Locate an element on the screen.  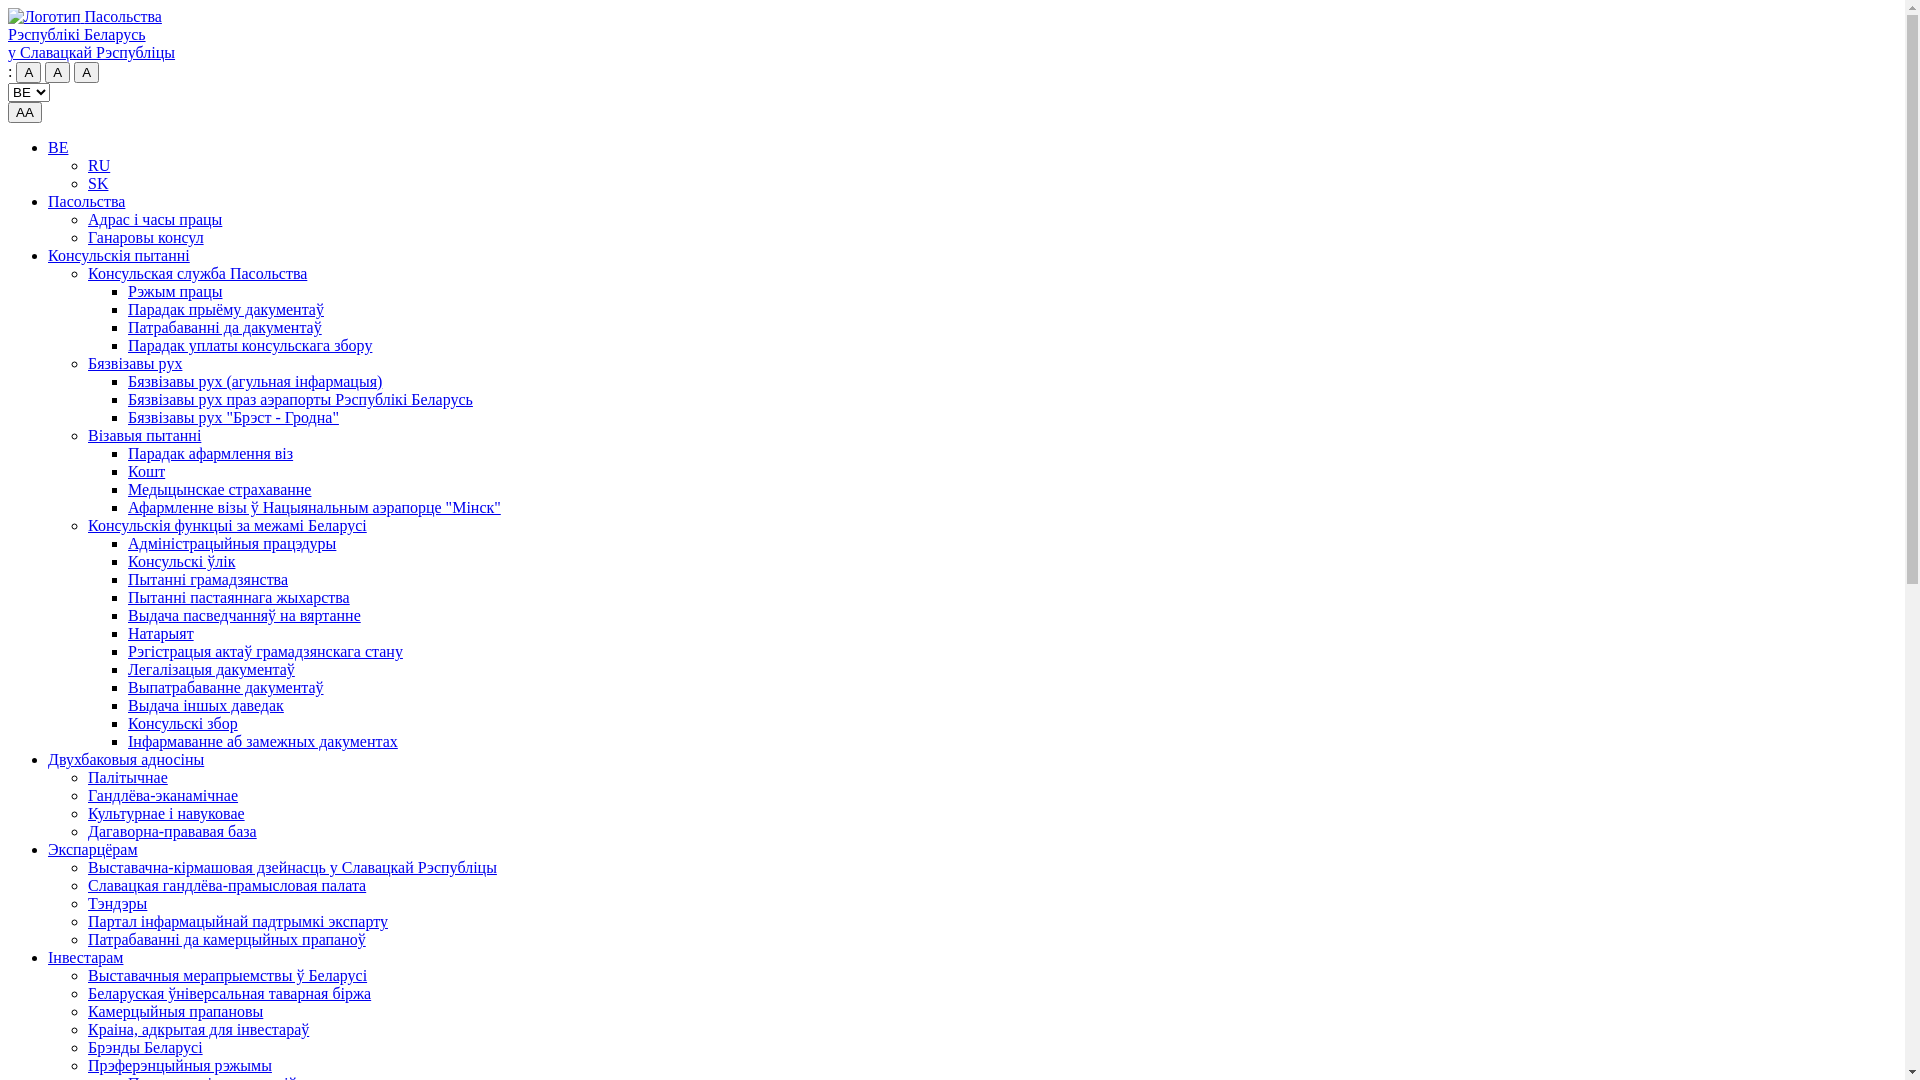
'A' is located at coordinates (85, 71).